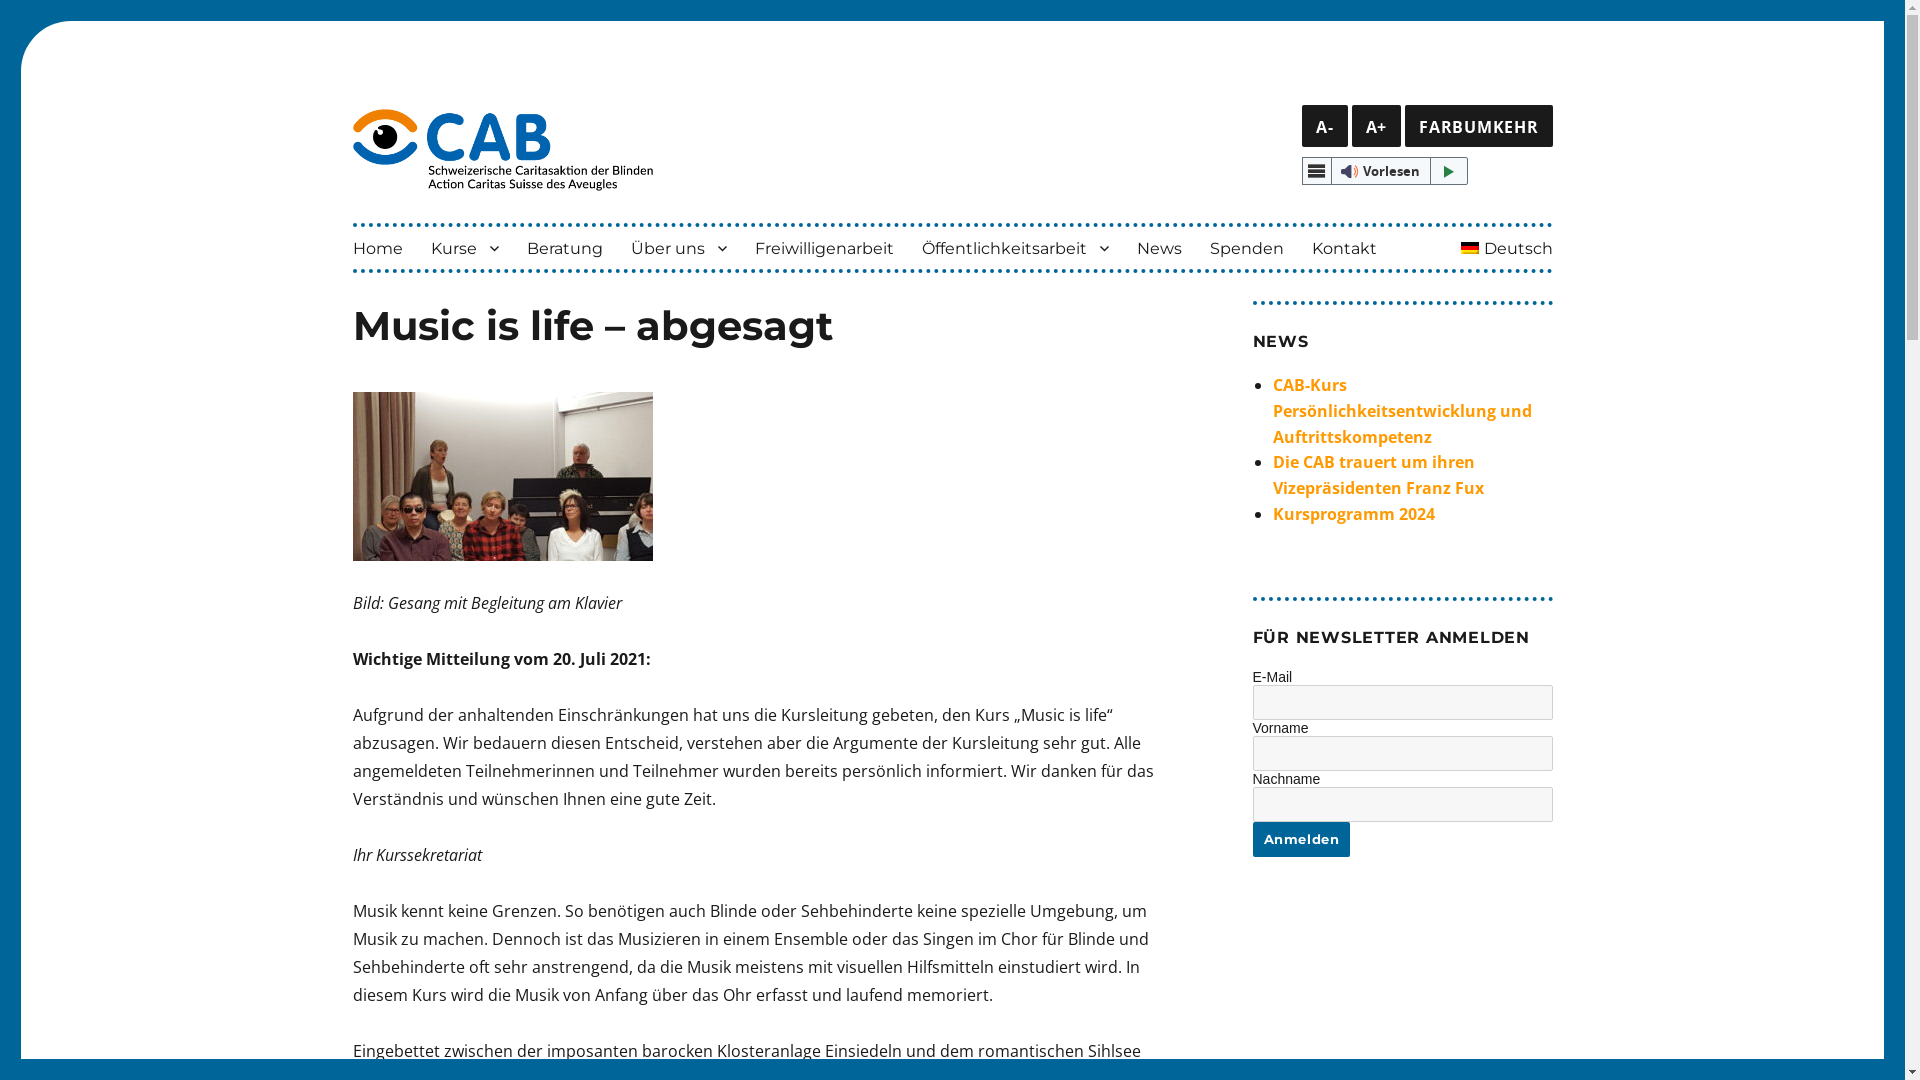  Describe the element at coordinates (1344, 246) in the screenshot. I see `'Kontakt'` at that location.